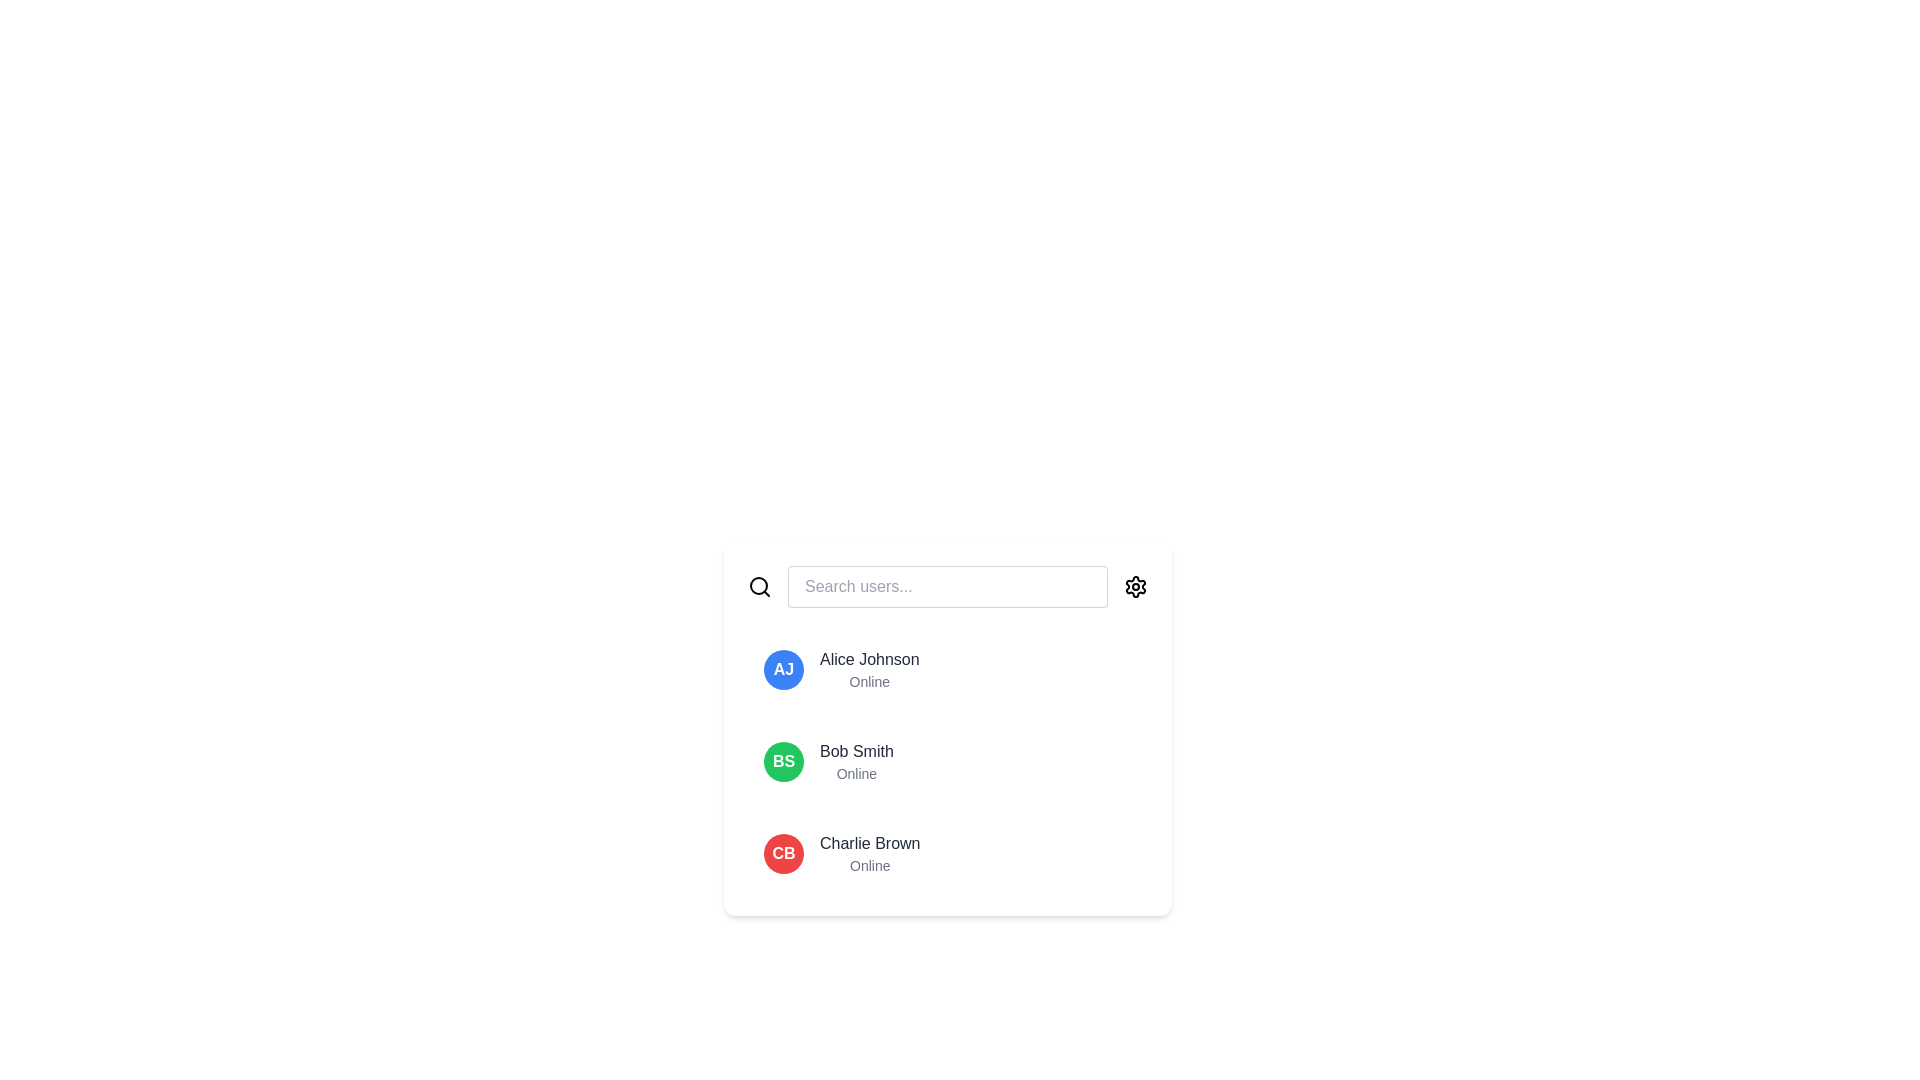 This screenshot has width=1920, height=1080. I want to click on the user profile entry for 'Charlie Brown', which features a circular avatar with 'CB', a bold username, and an online status indicator below it, so click(947, 853).